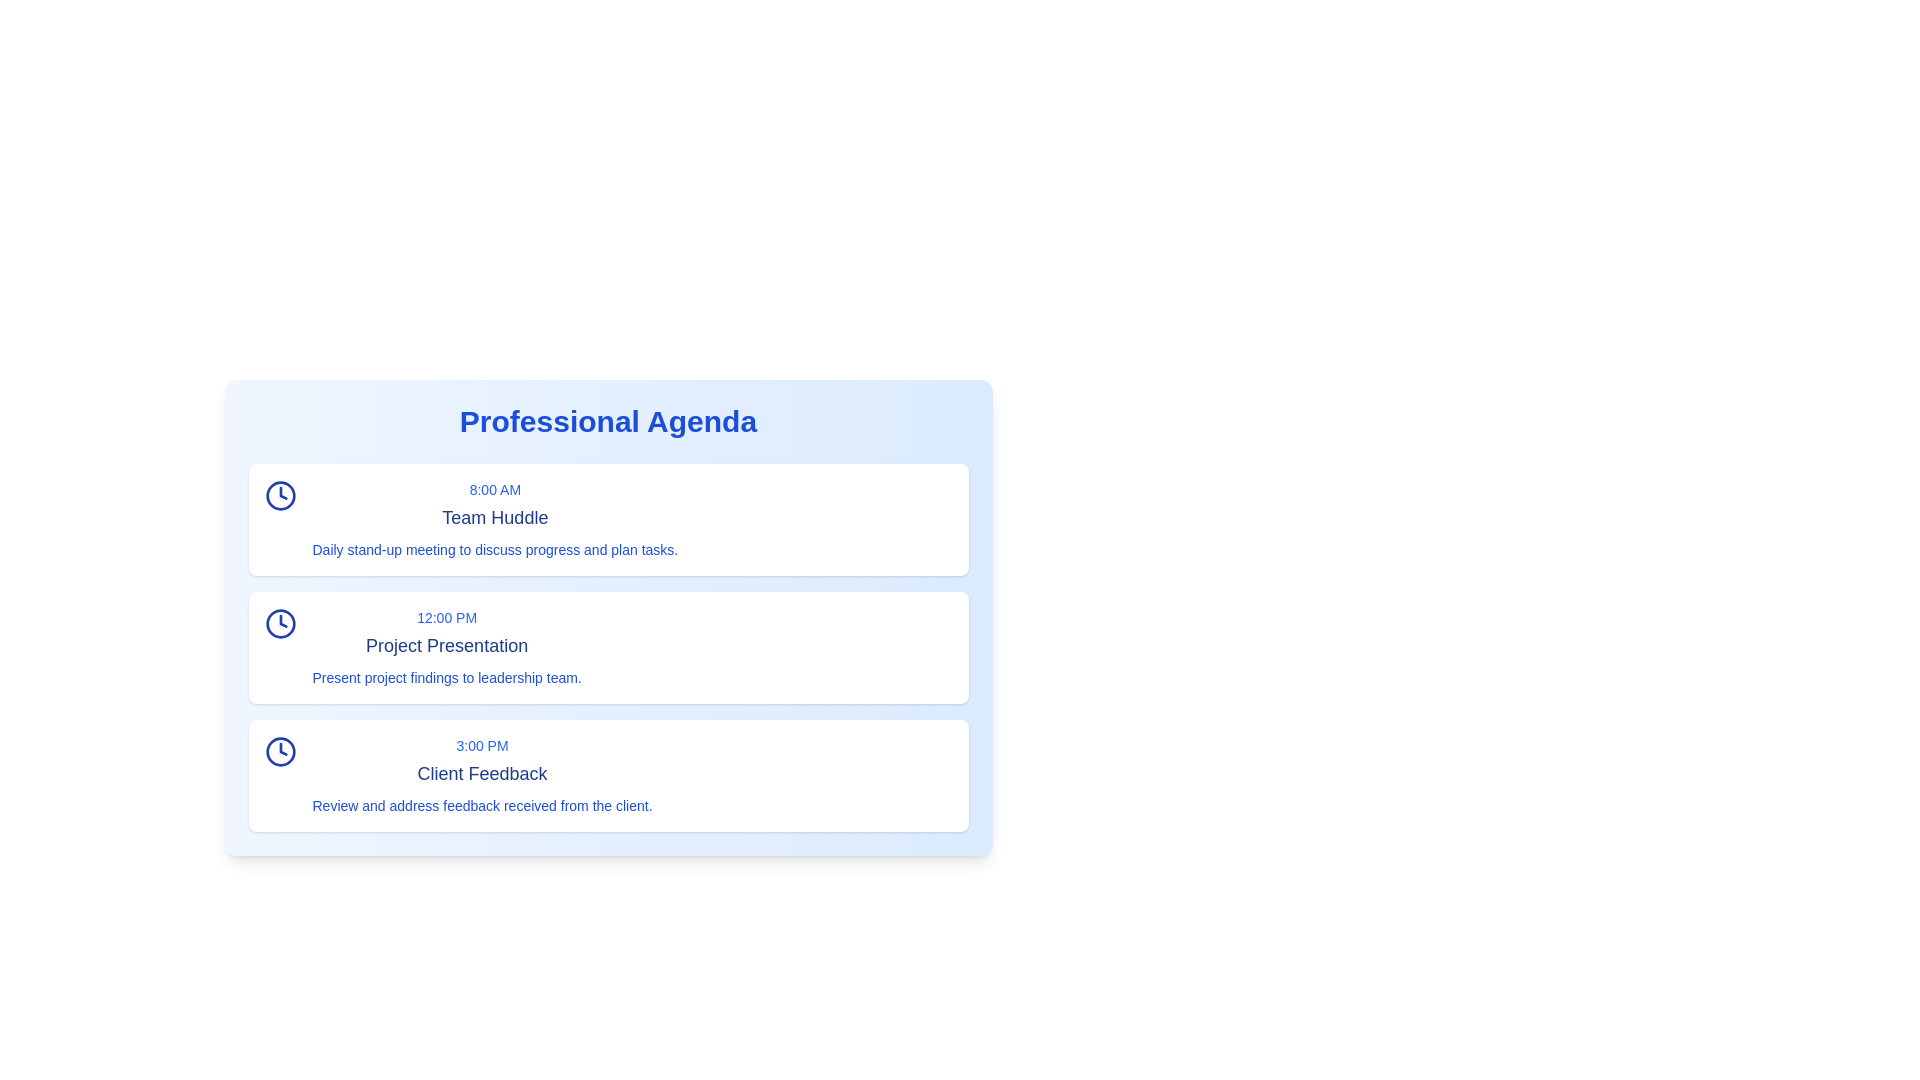  Describe the element at coordinates (495, 519) in the screenshot. I see `the text block containing the time label ('8:00 AM'), the title ('Team Huddle'), and the description ('Daily stand-up meeting to discuss progress and plan tasks.') which is positioned` at that location.